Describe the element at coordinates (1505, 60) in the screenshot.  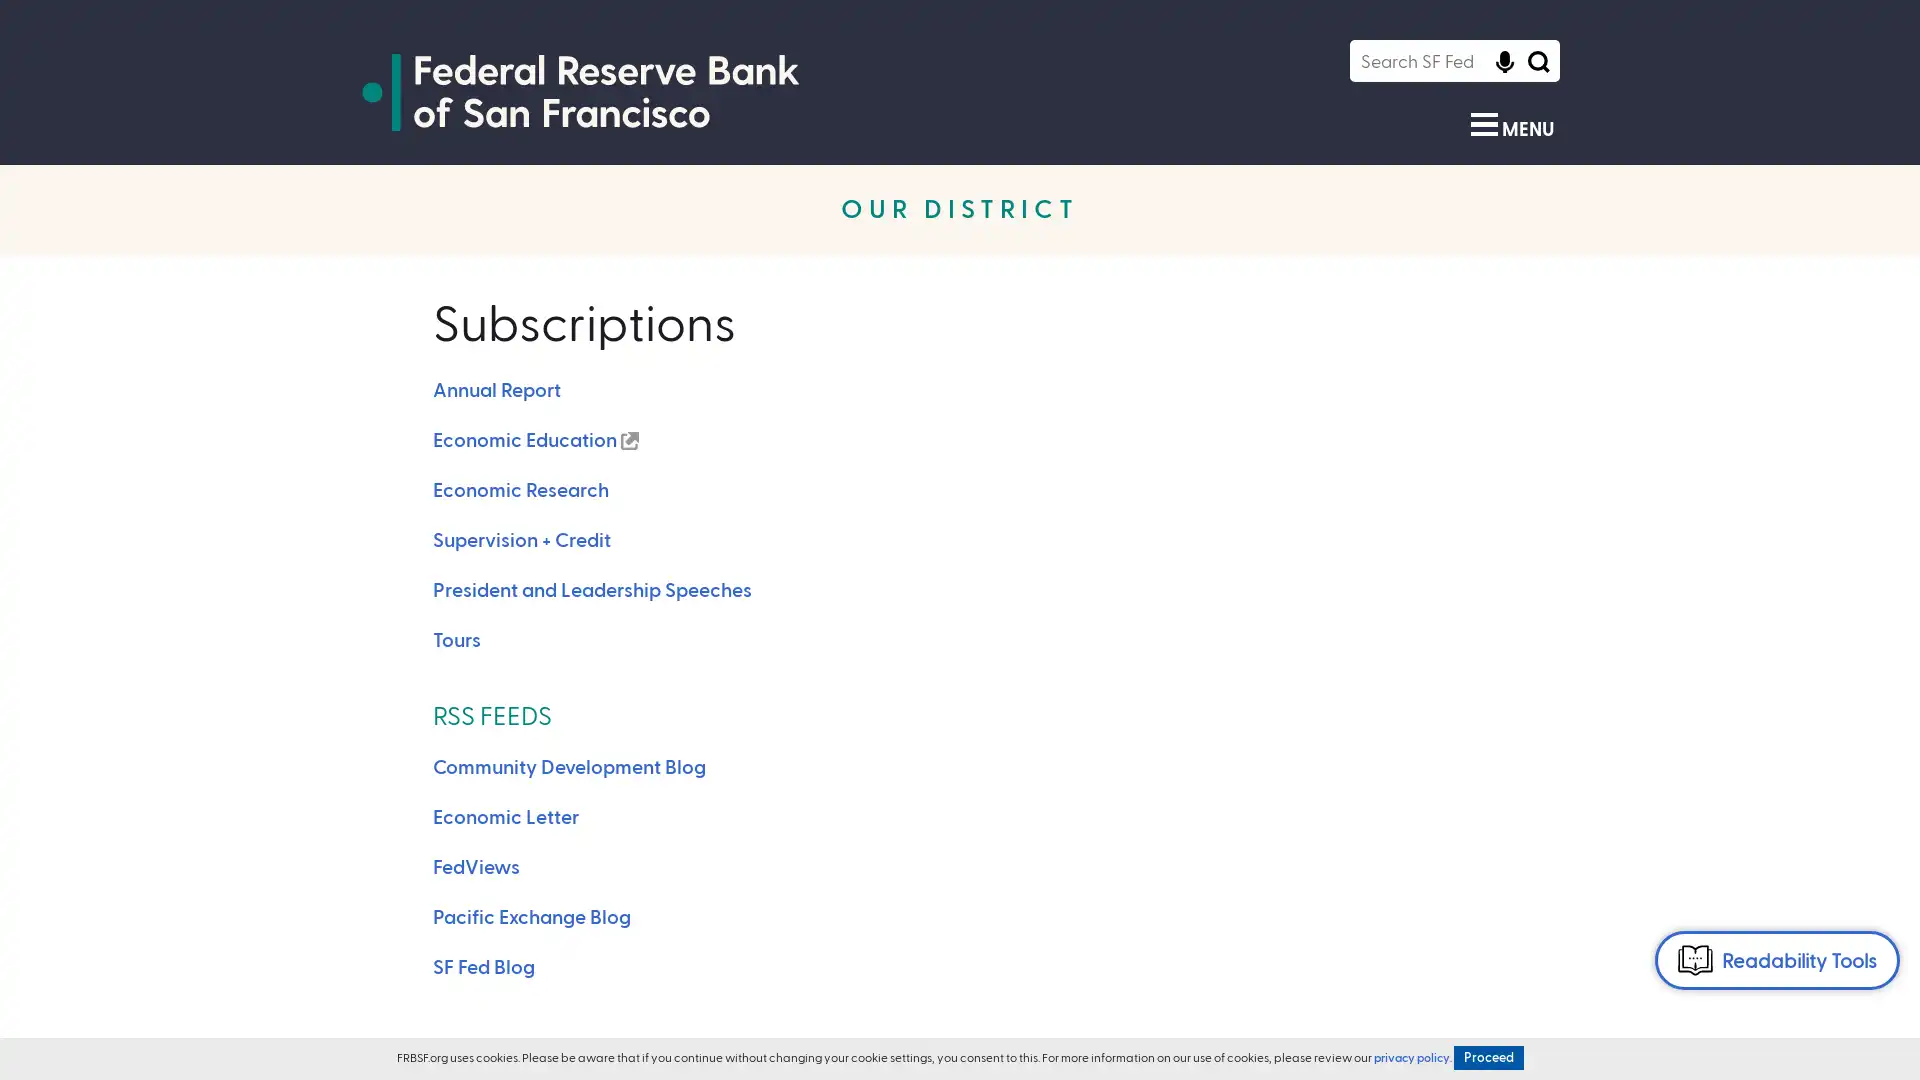
I see `Click to start voice recognition Click to start voice recognition of search query` at that location.